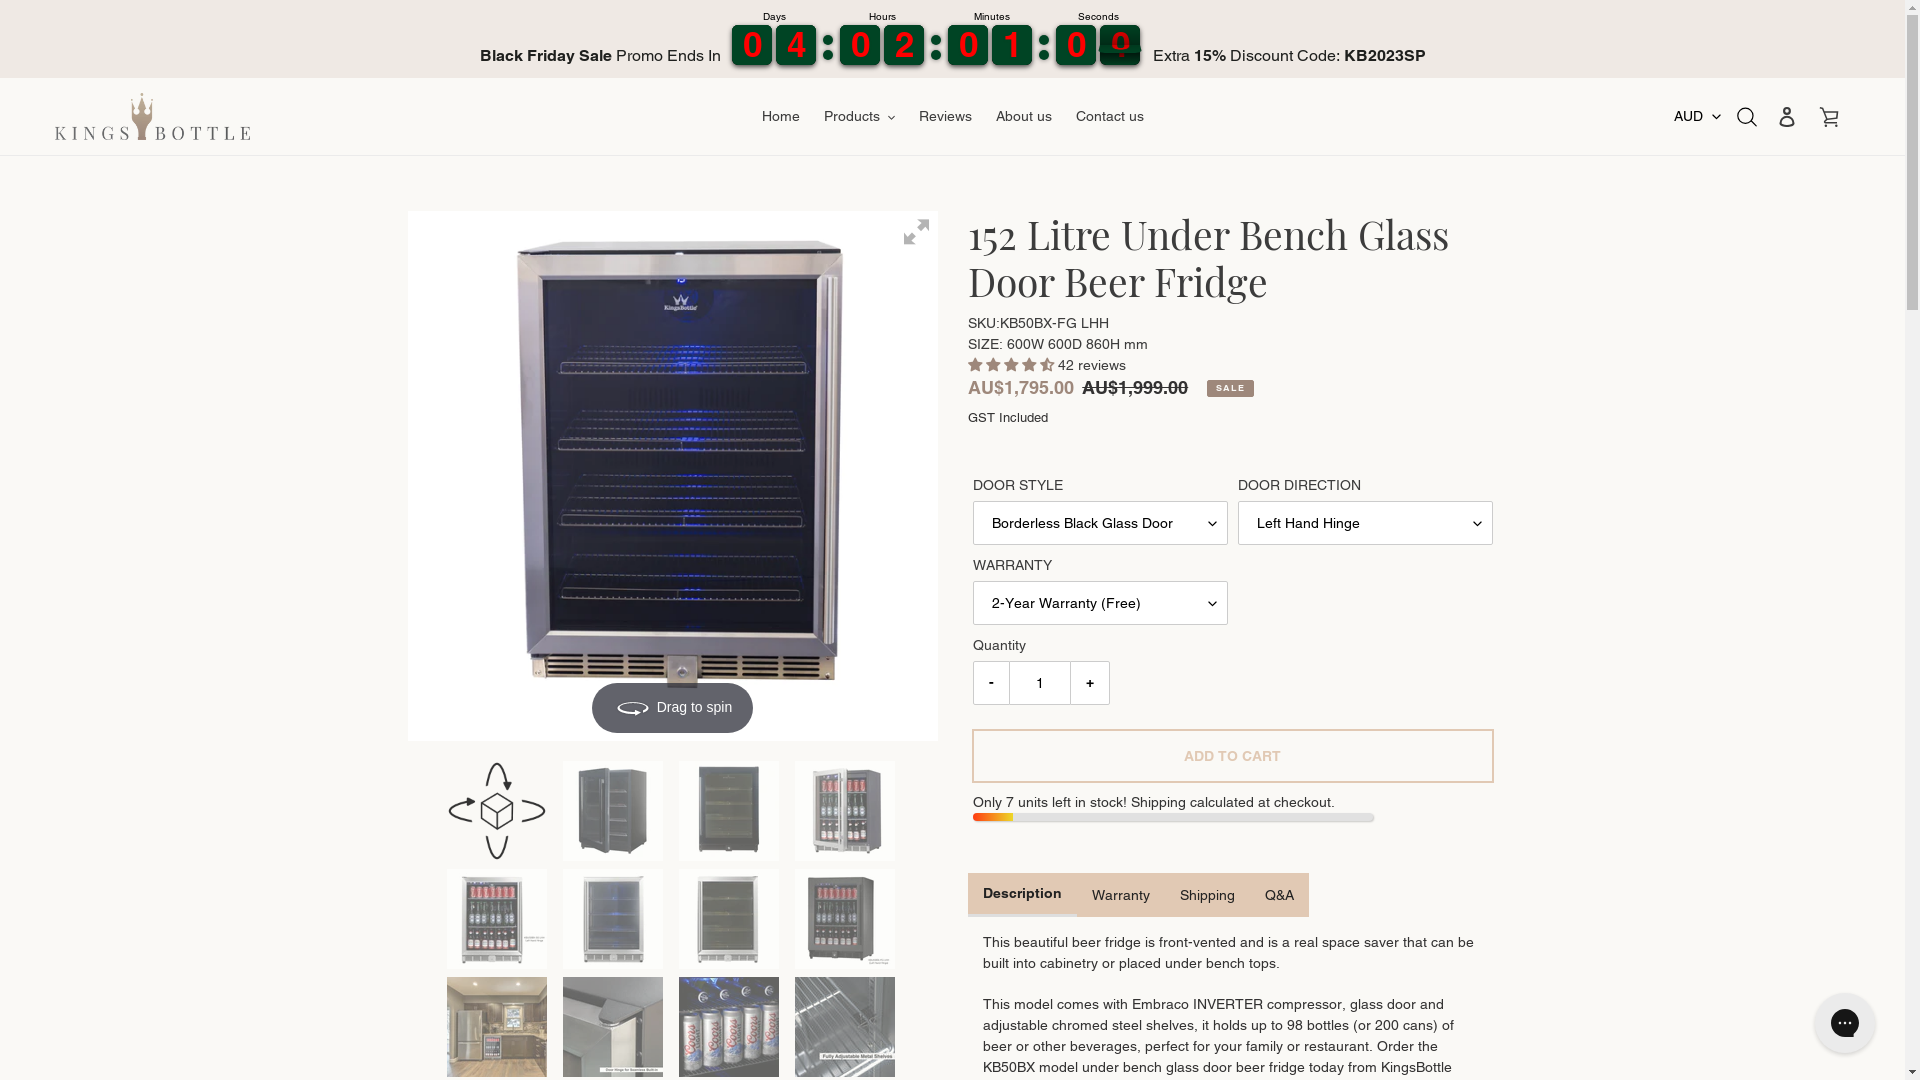 The width and height of the screenshot is (1920, 1080). What do you see at coordinates (859, 45) in the screenshot?
I see `'9` at bounding box center [859, 45].